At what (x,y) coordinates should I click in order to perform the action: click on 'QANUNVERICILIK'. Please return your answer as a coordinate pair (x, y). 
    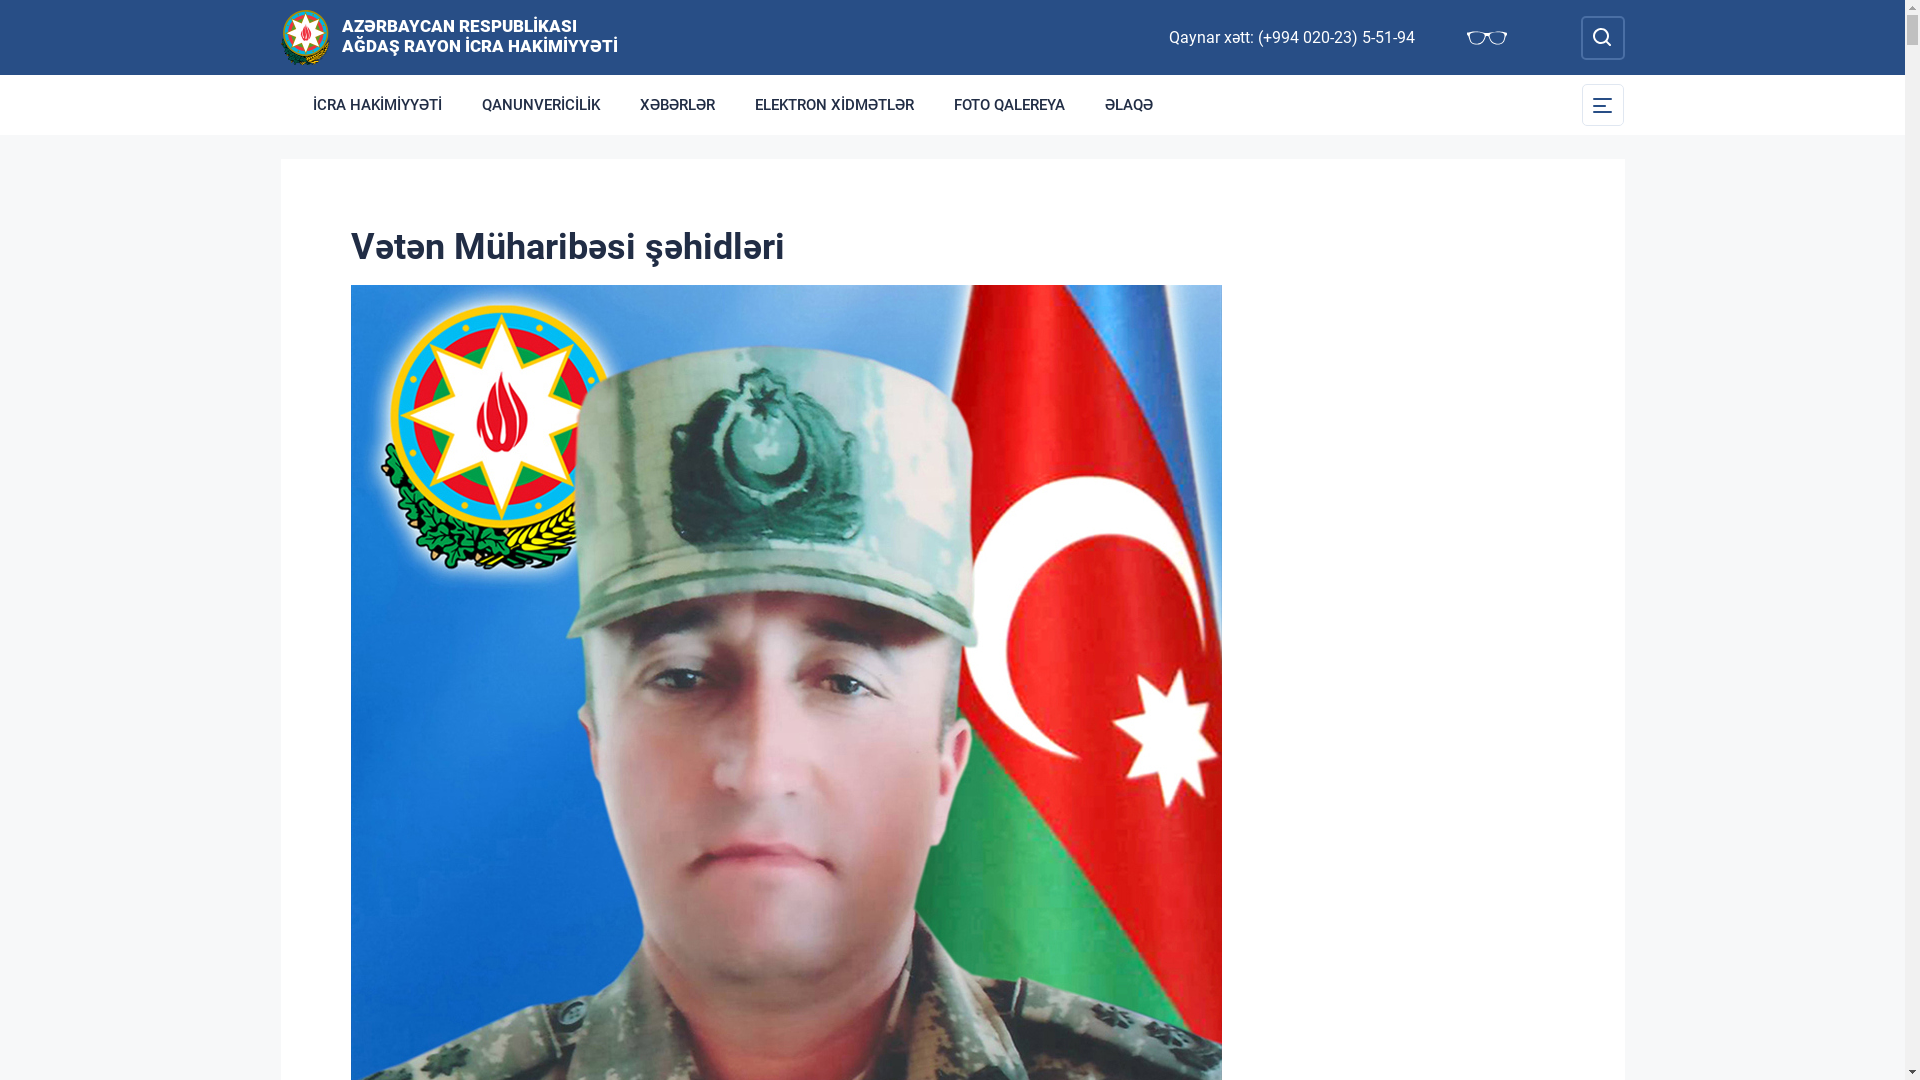
    Looking at the image, I should click on (541, 104).